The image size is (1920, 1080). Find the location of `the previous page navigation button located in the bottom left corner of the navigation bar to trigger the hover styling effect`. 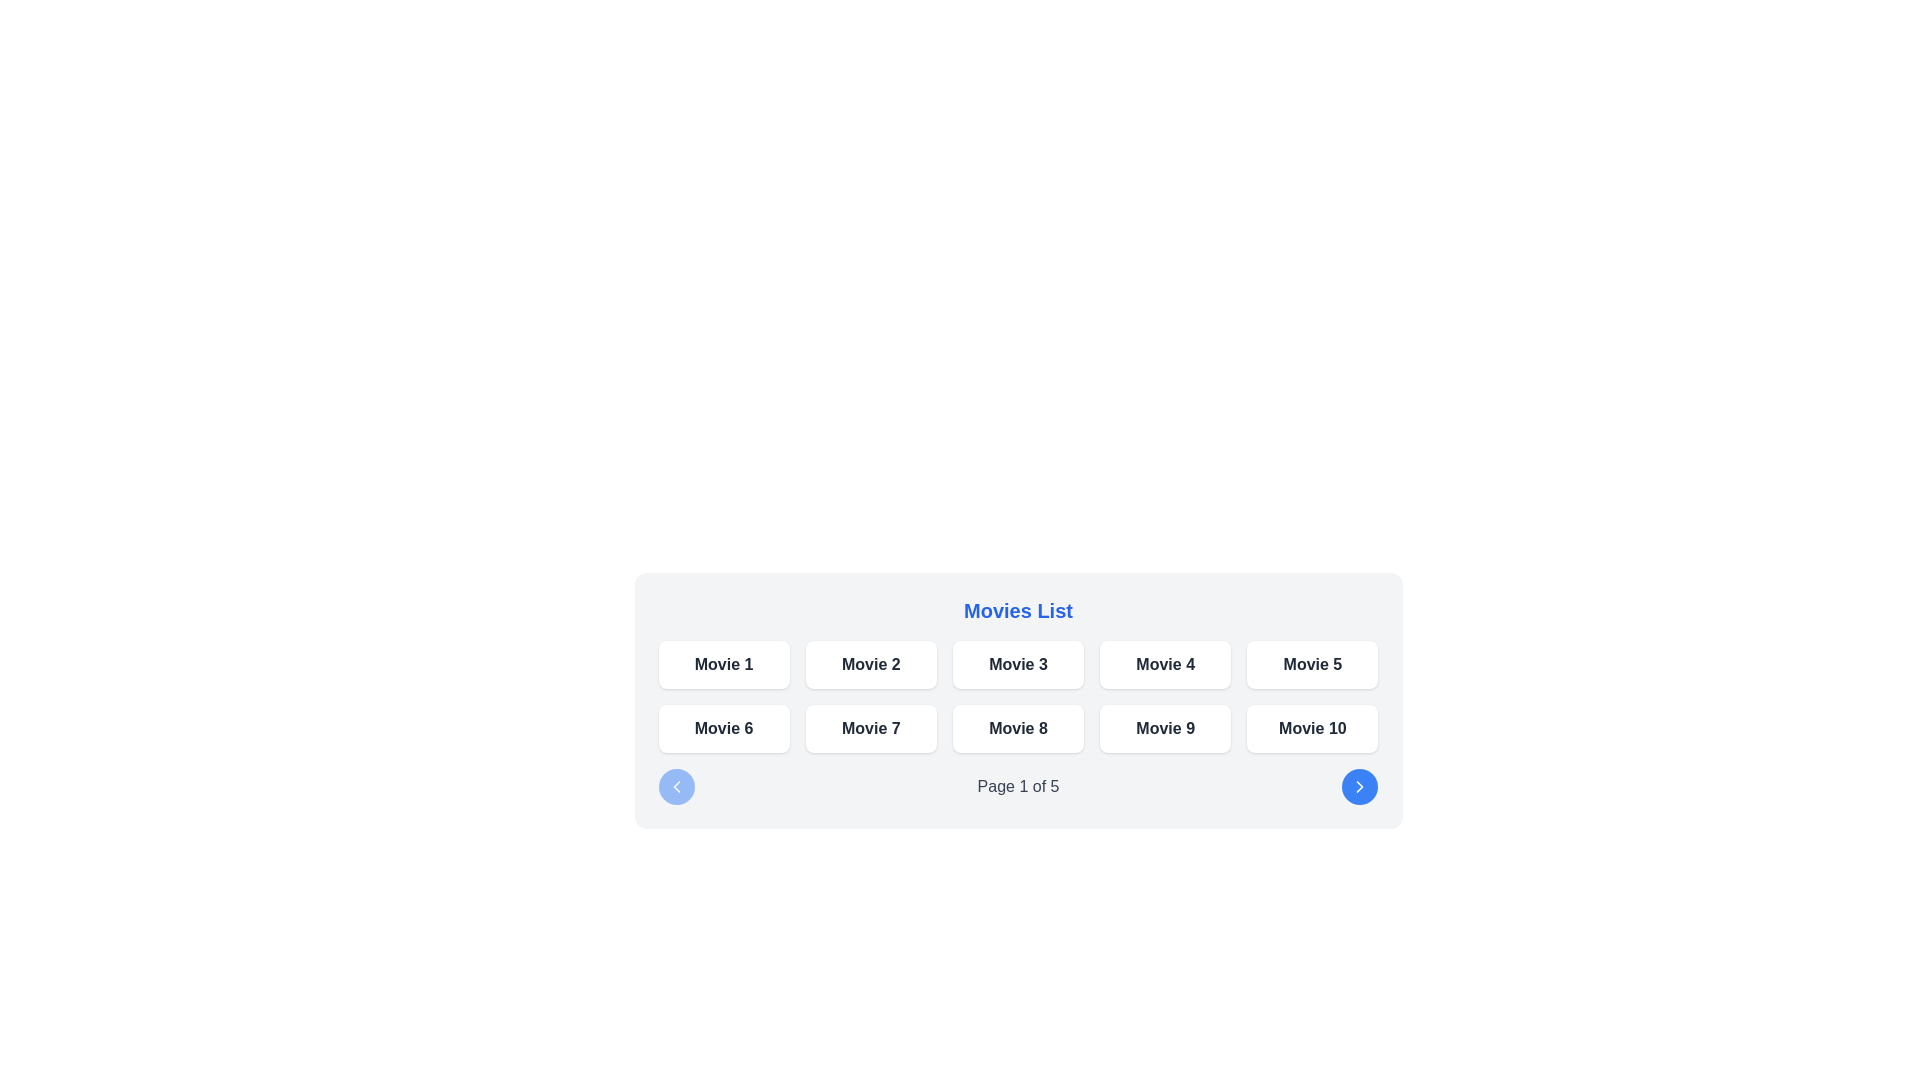

the previous page navigation button located in the bottom left corner of the navigation bar to trigger the hover styling effect is located at coordinates (676, 785).